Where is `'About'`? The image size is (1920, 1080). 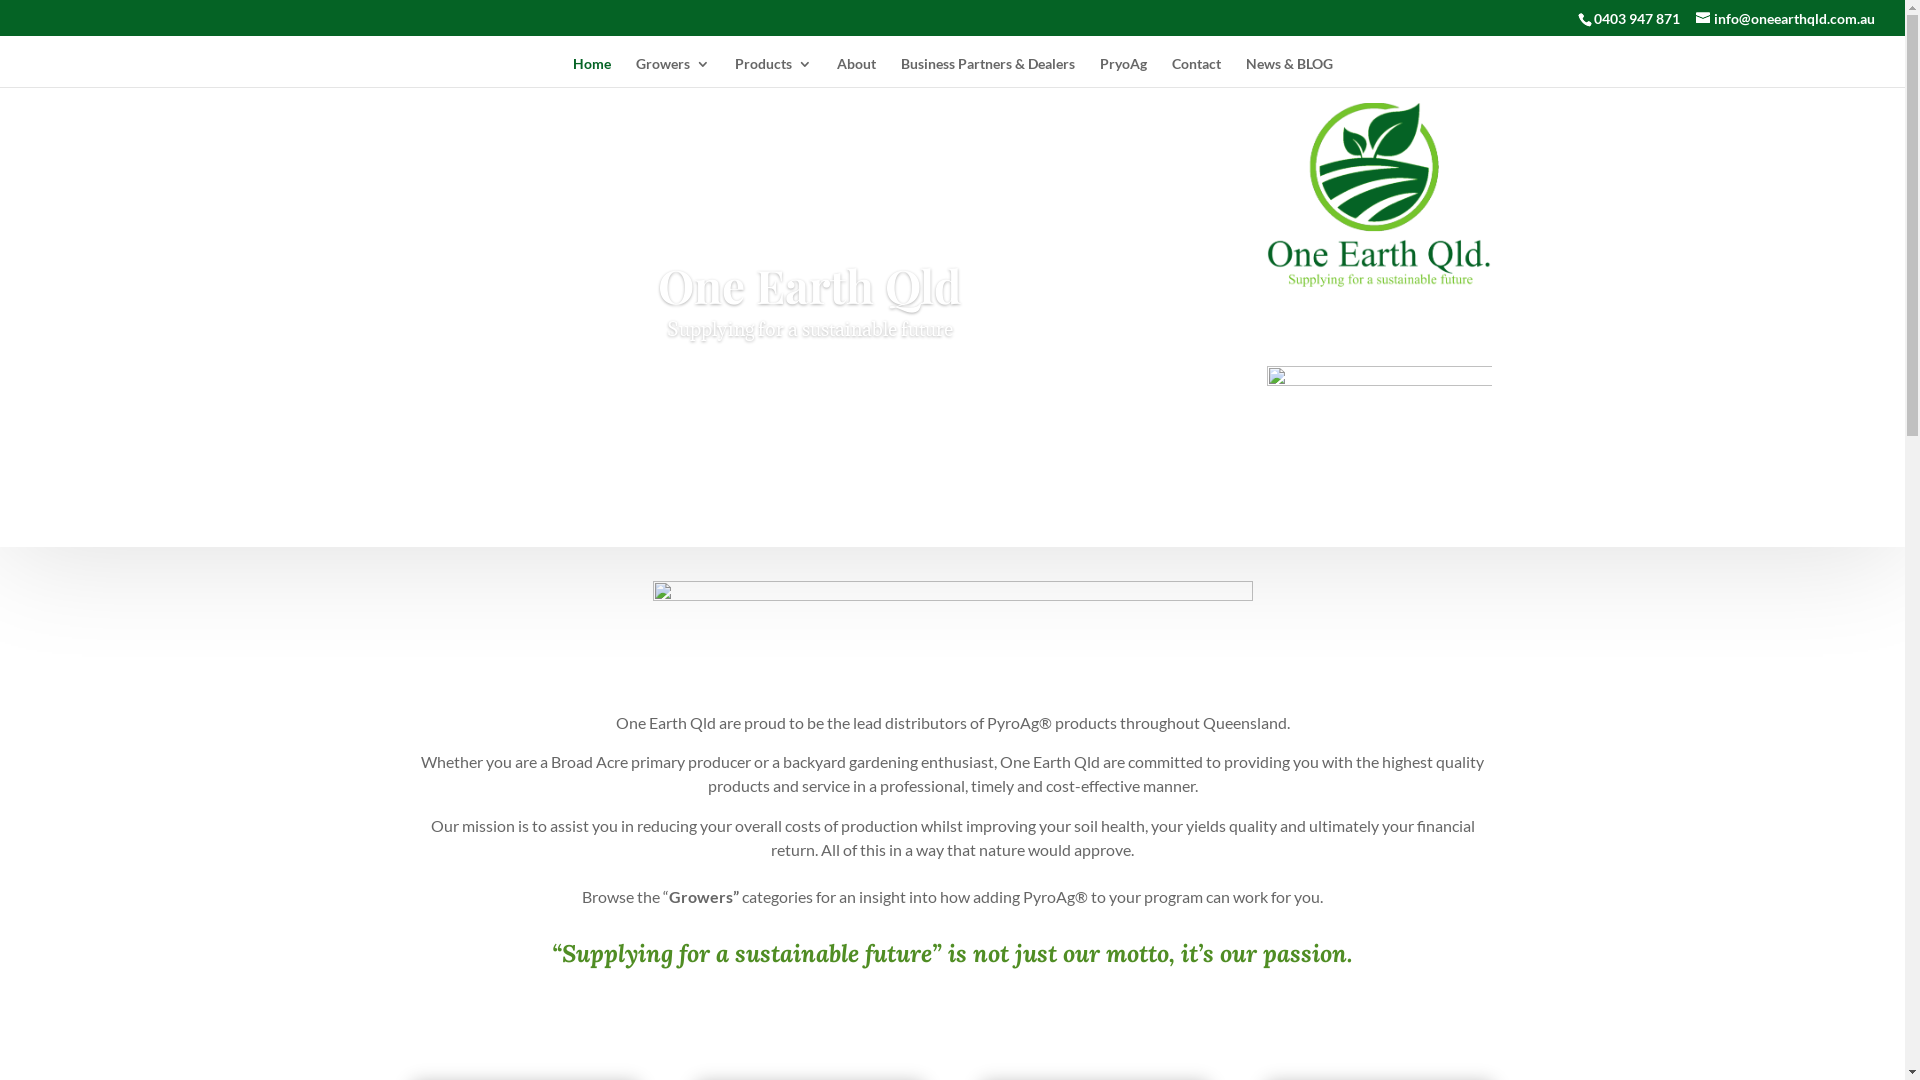 'About' is located at coordinates (835, 71).